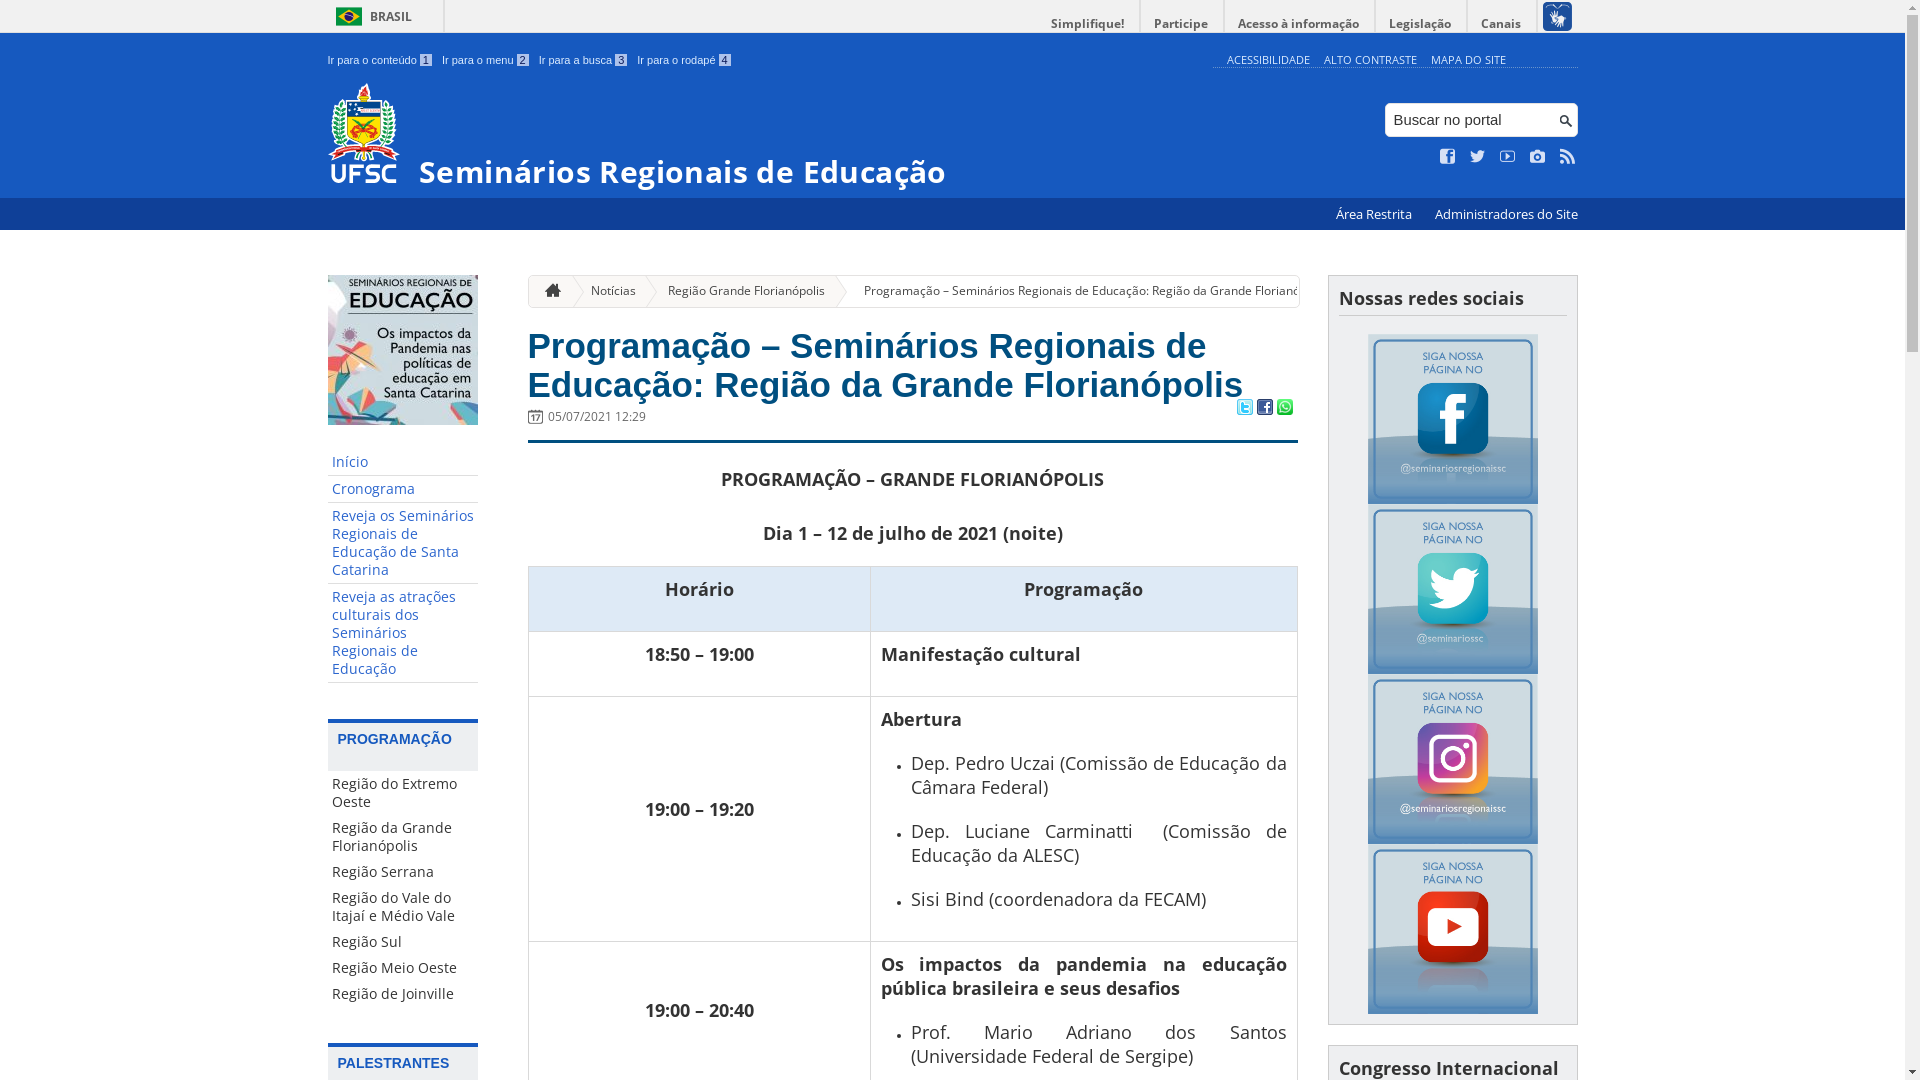  I want to click on 'Simplifique!', so click(1037, 23).